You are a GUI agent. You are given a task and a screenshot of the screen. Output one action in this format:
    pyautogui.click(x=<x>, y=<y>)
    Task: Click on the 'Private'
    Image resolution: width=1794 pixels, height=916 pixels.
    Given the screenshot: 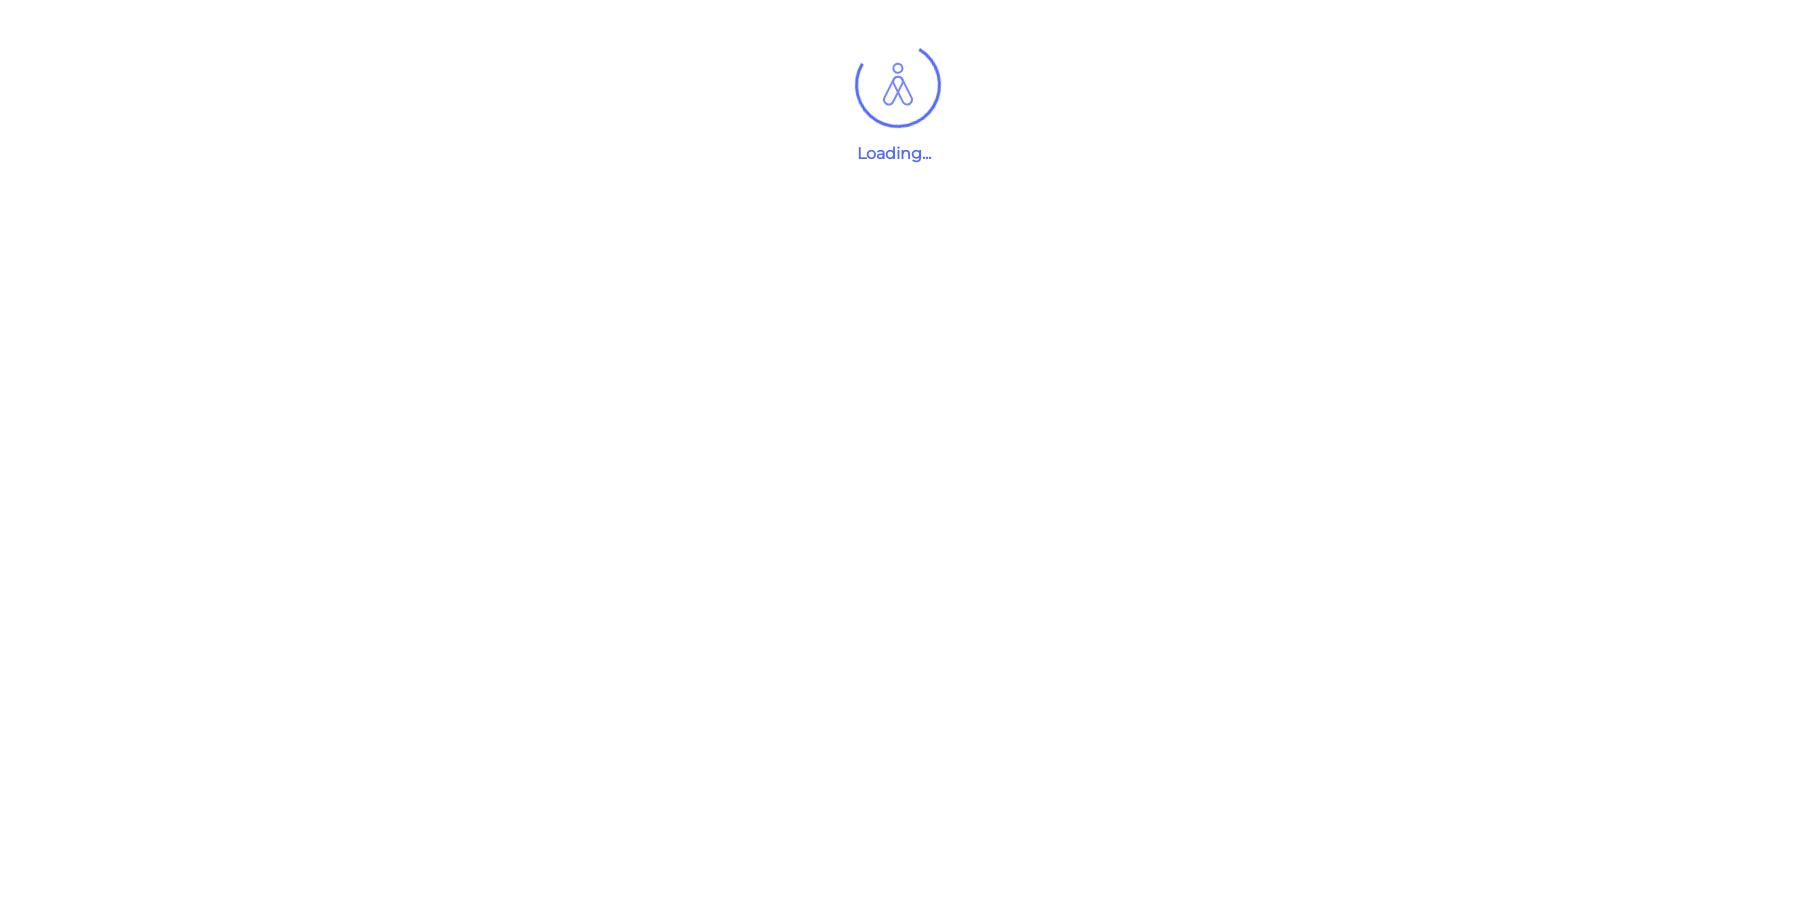 What is the action you would take?
    pyautogui.click(x=147, y=362)
    